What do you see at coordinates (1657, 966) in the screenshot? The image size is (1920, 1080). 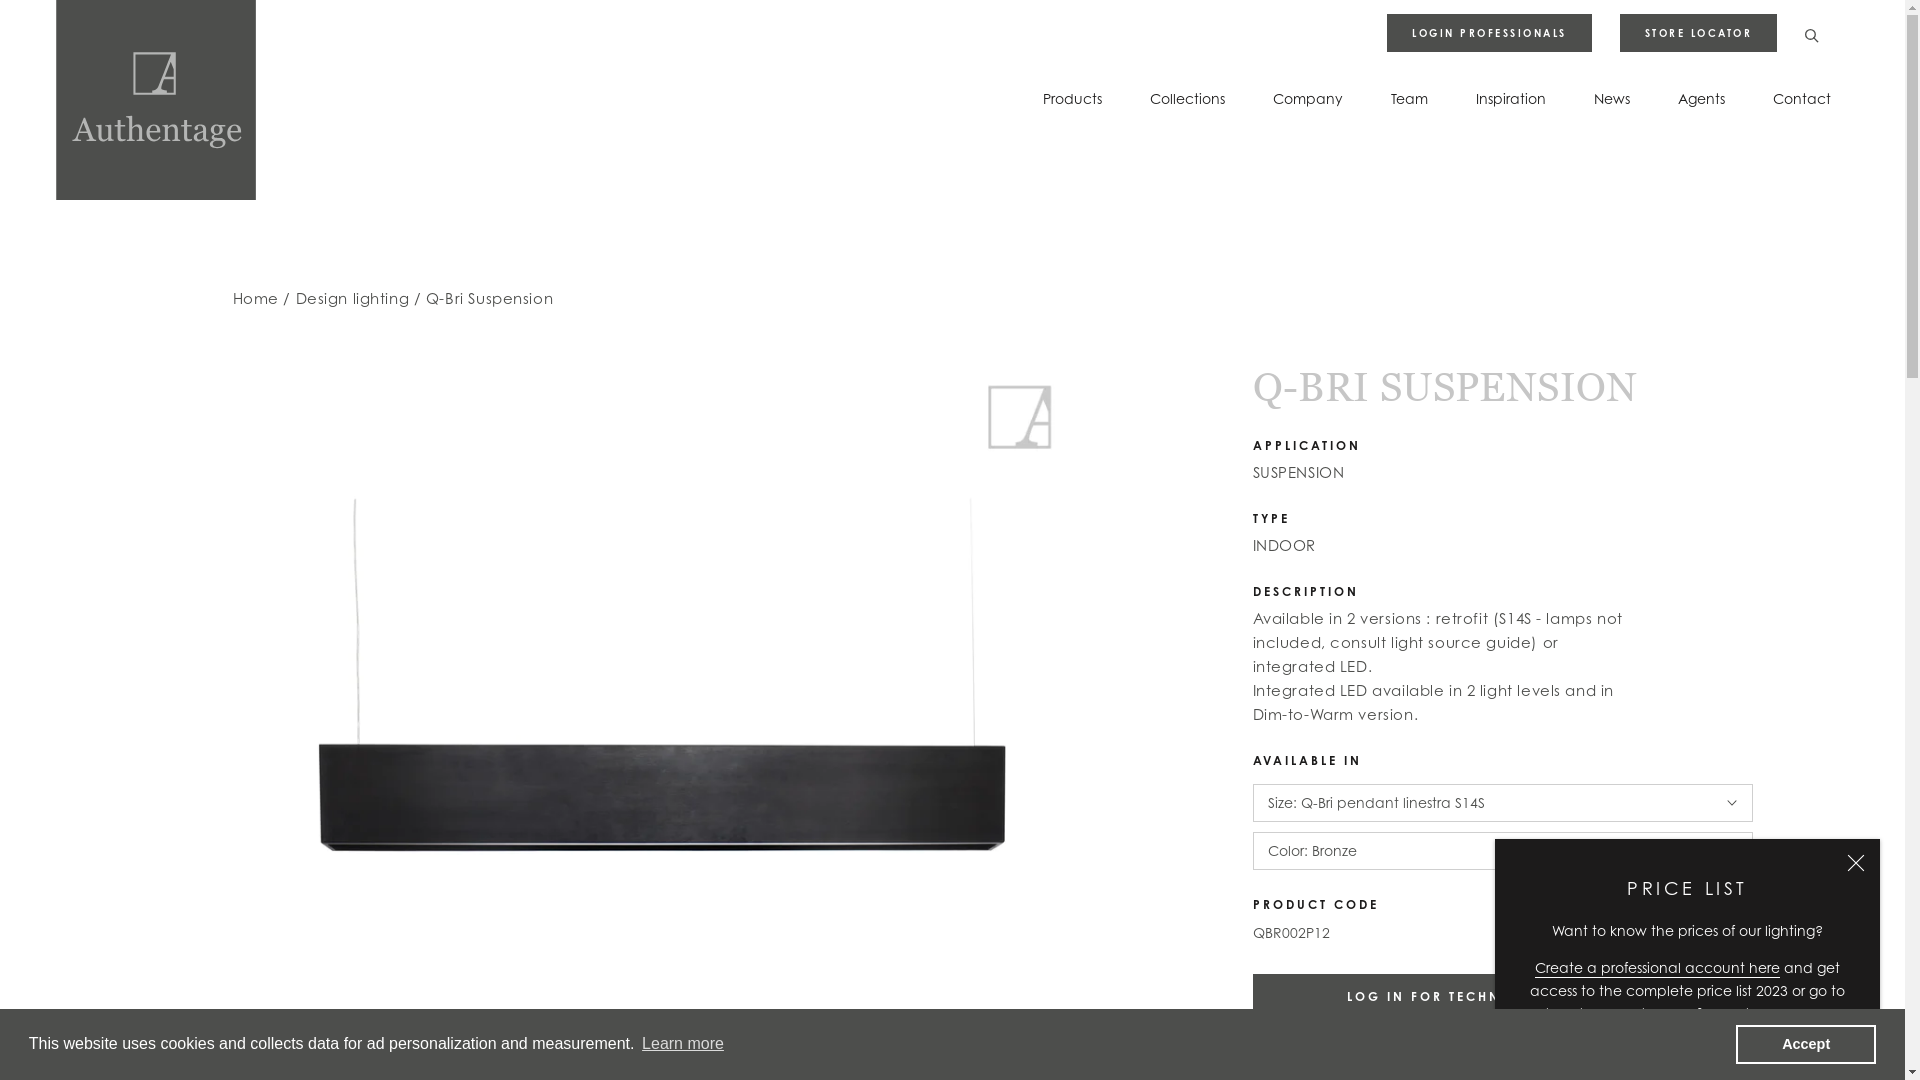 I see `'Create a professional account here'` at bounding box center [1657, 966].